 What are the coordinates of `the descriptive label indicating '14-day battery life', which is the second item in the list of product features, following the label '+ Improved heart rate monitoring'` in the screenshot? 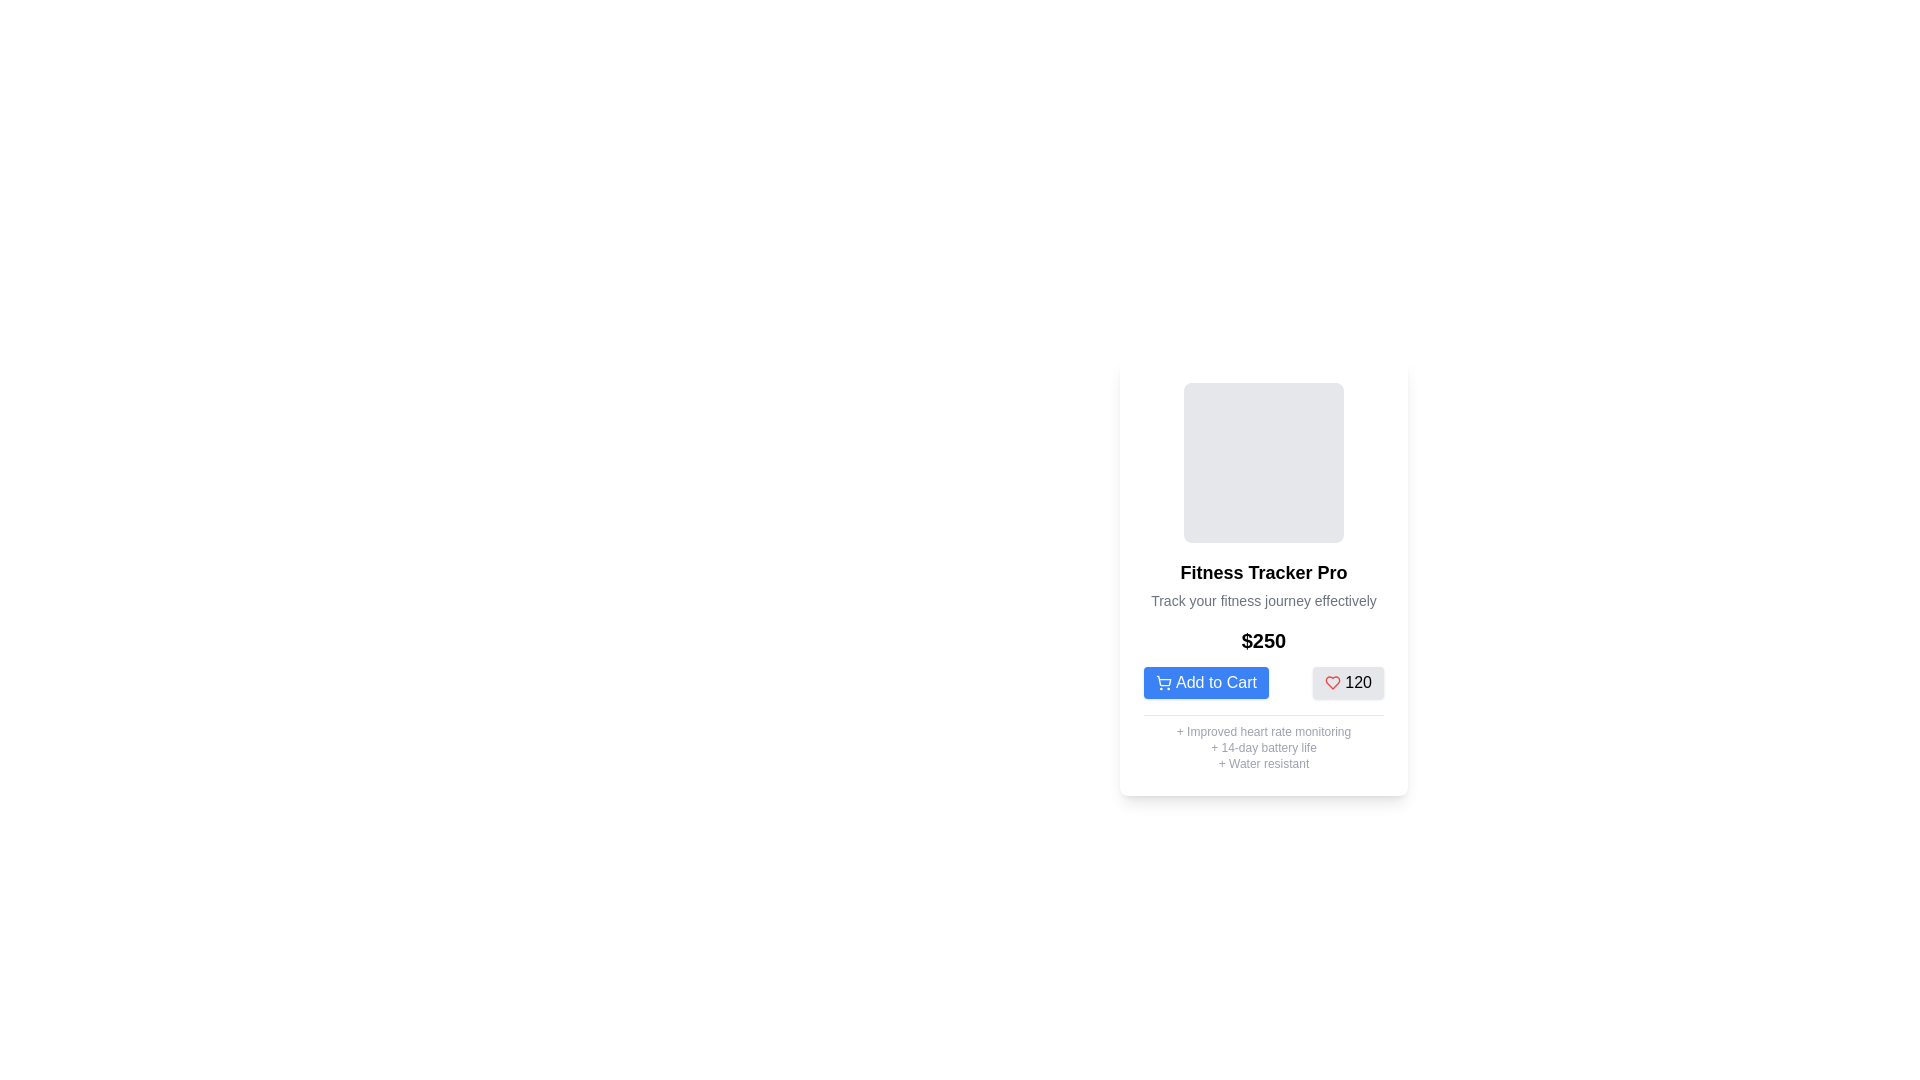 It's located at (1262, 748).